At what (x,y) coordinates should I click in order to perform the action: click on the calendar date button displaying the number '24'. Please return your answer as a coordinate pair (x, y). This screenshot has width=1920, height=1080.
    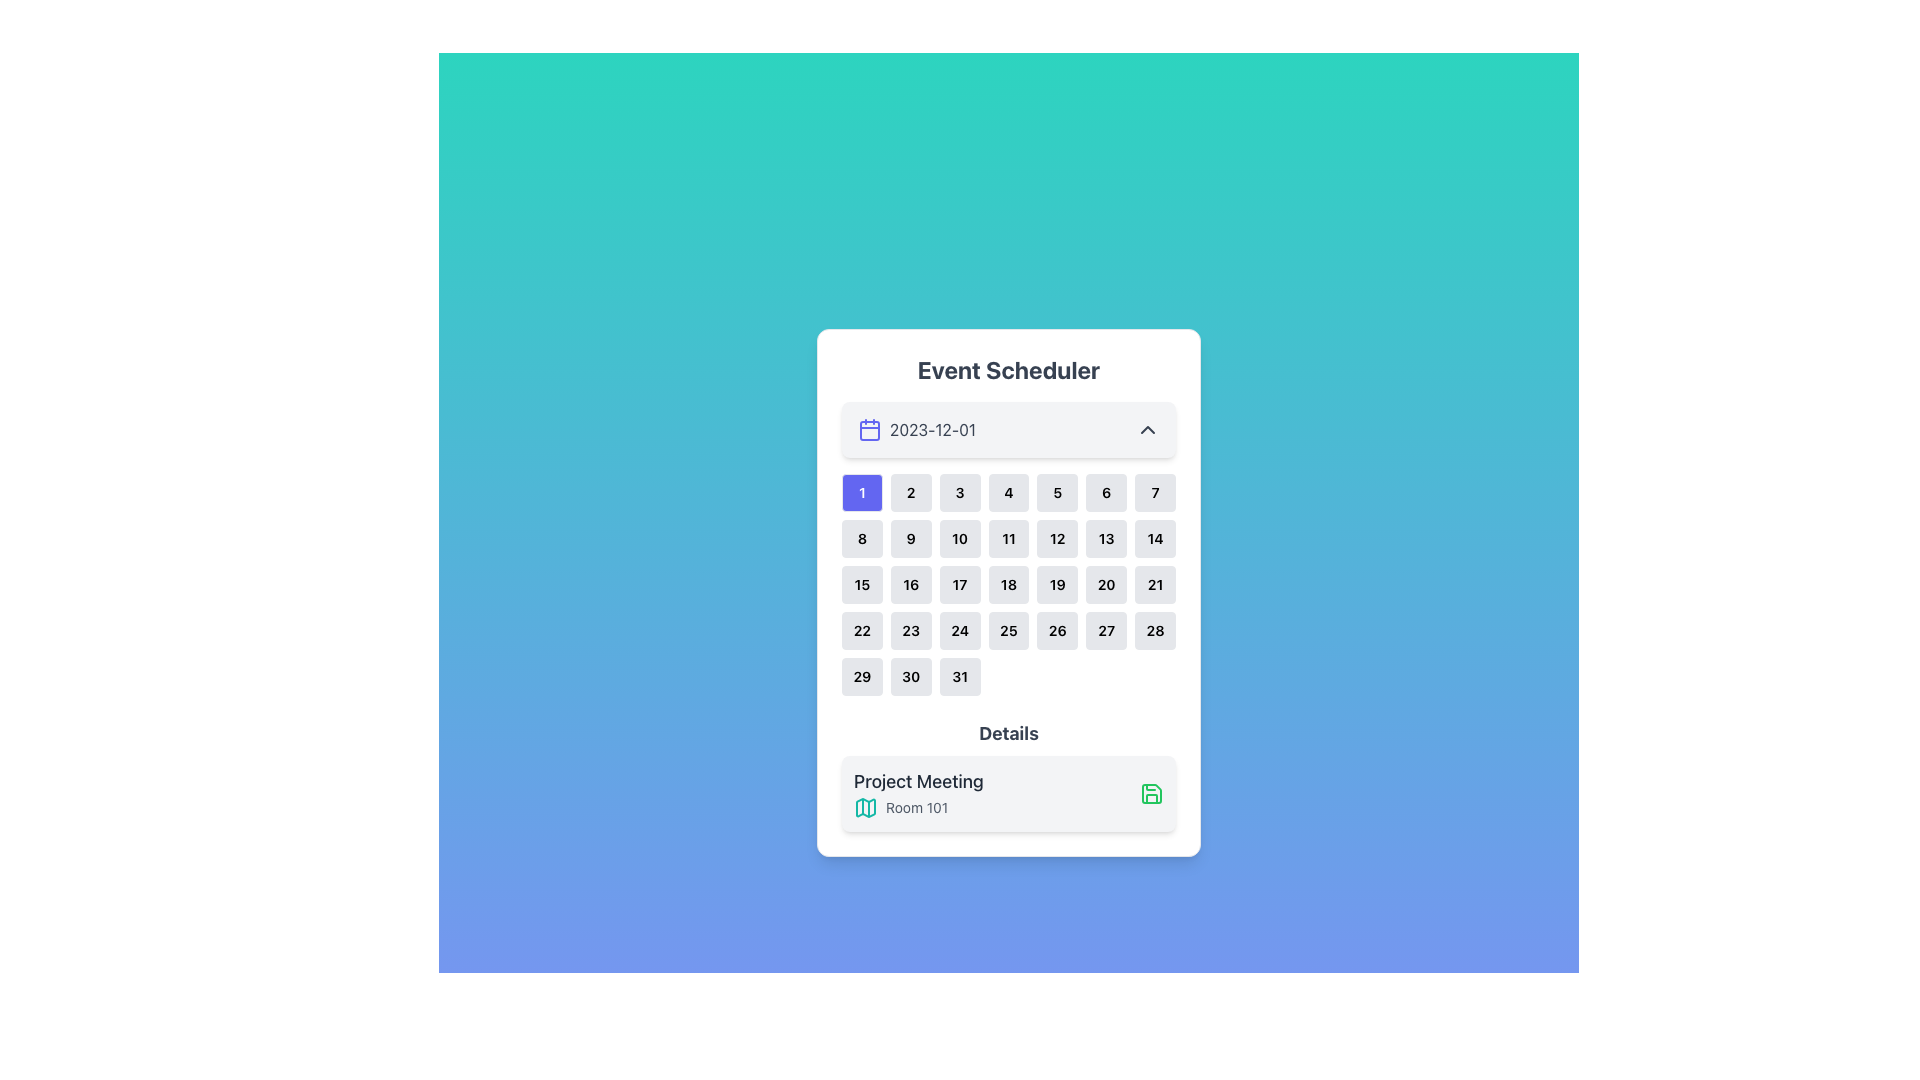
    Looking at the image, I should click on (960, 631).